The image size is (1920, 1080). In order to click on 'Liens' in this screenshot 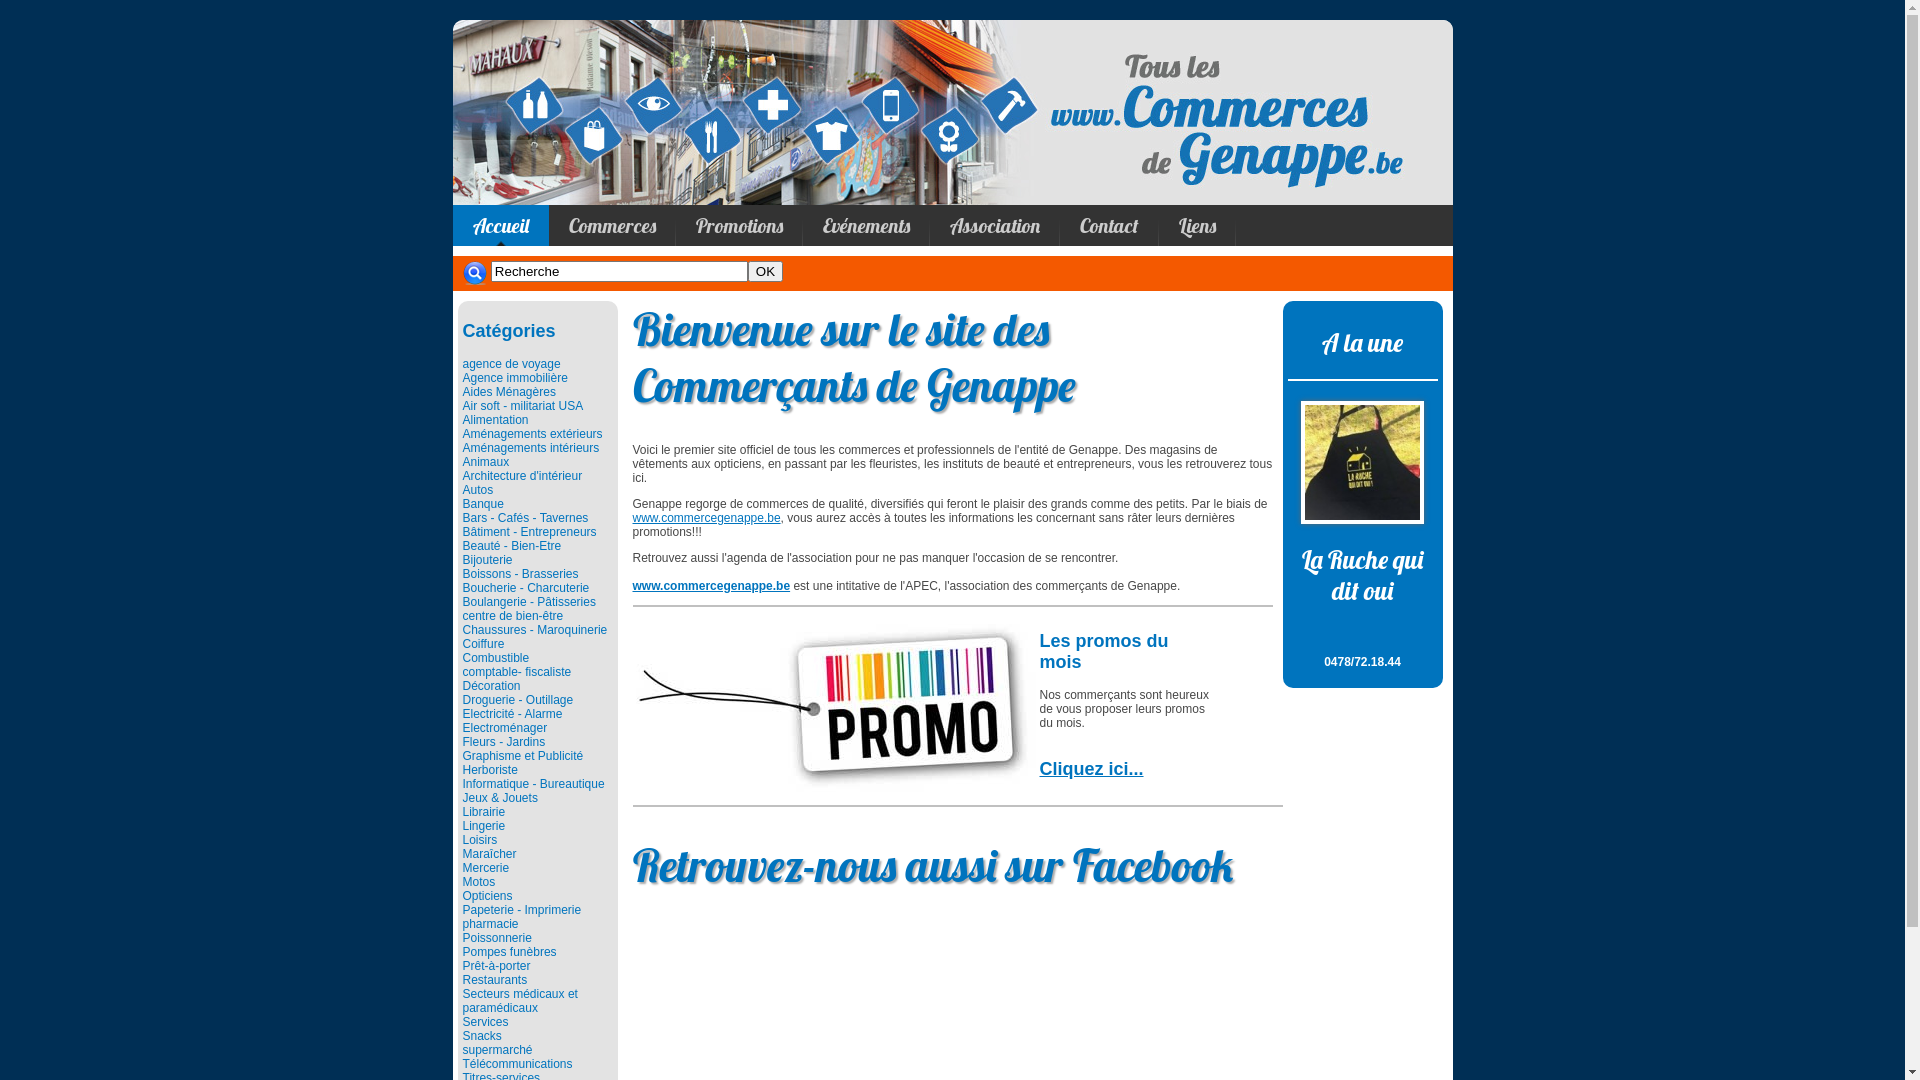, I will do `click(1157, 225)`.